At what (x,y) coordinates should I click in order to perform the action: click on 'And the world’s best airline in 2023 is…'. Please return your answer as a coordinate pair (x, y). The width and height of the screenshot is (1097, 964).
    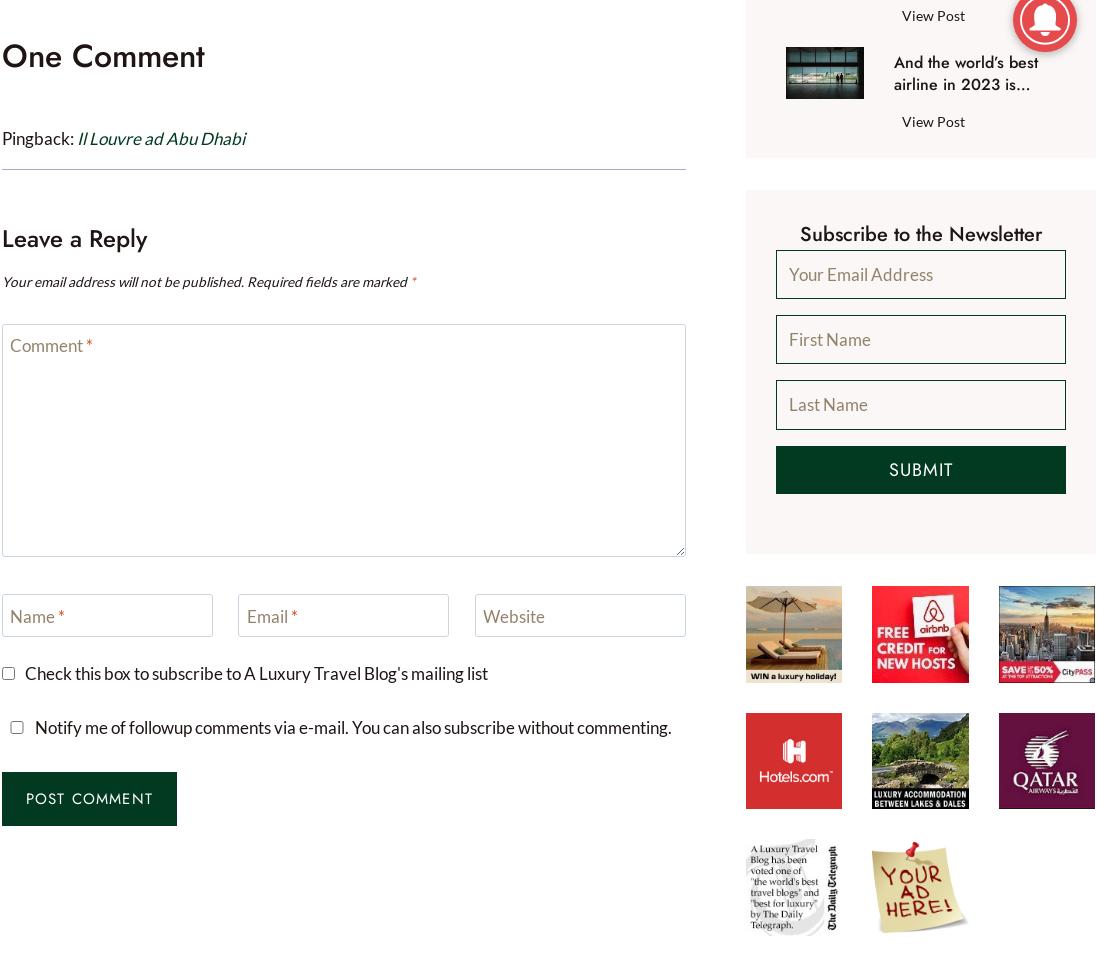
    Looking at the image, I should click on (964, 73).